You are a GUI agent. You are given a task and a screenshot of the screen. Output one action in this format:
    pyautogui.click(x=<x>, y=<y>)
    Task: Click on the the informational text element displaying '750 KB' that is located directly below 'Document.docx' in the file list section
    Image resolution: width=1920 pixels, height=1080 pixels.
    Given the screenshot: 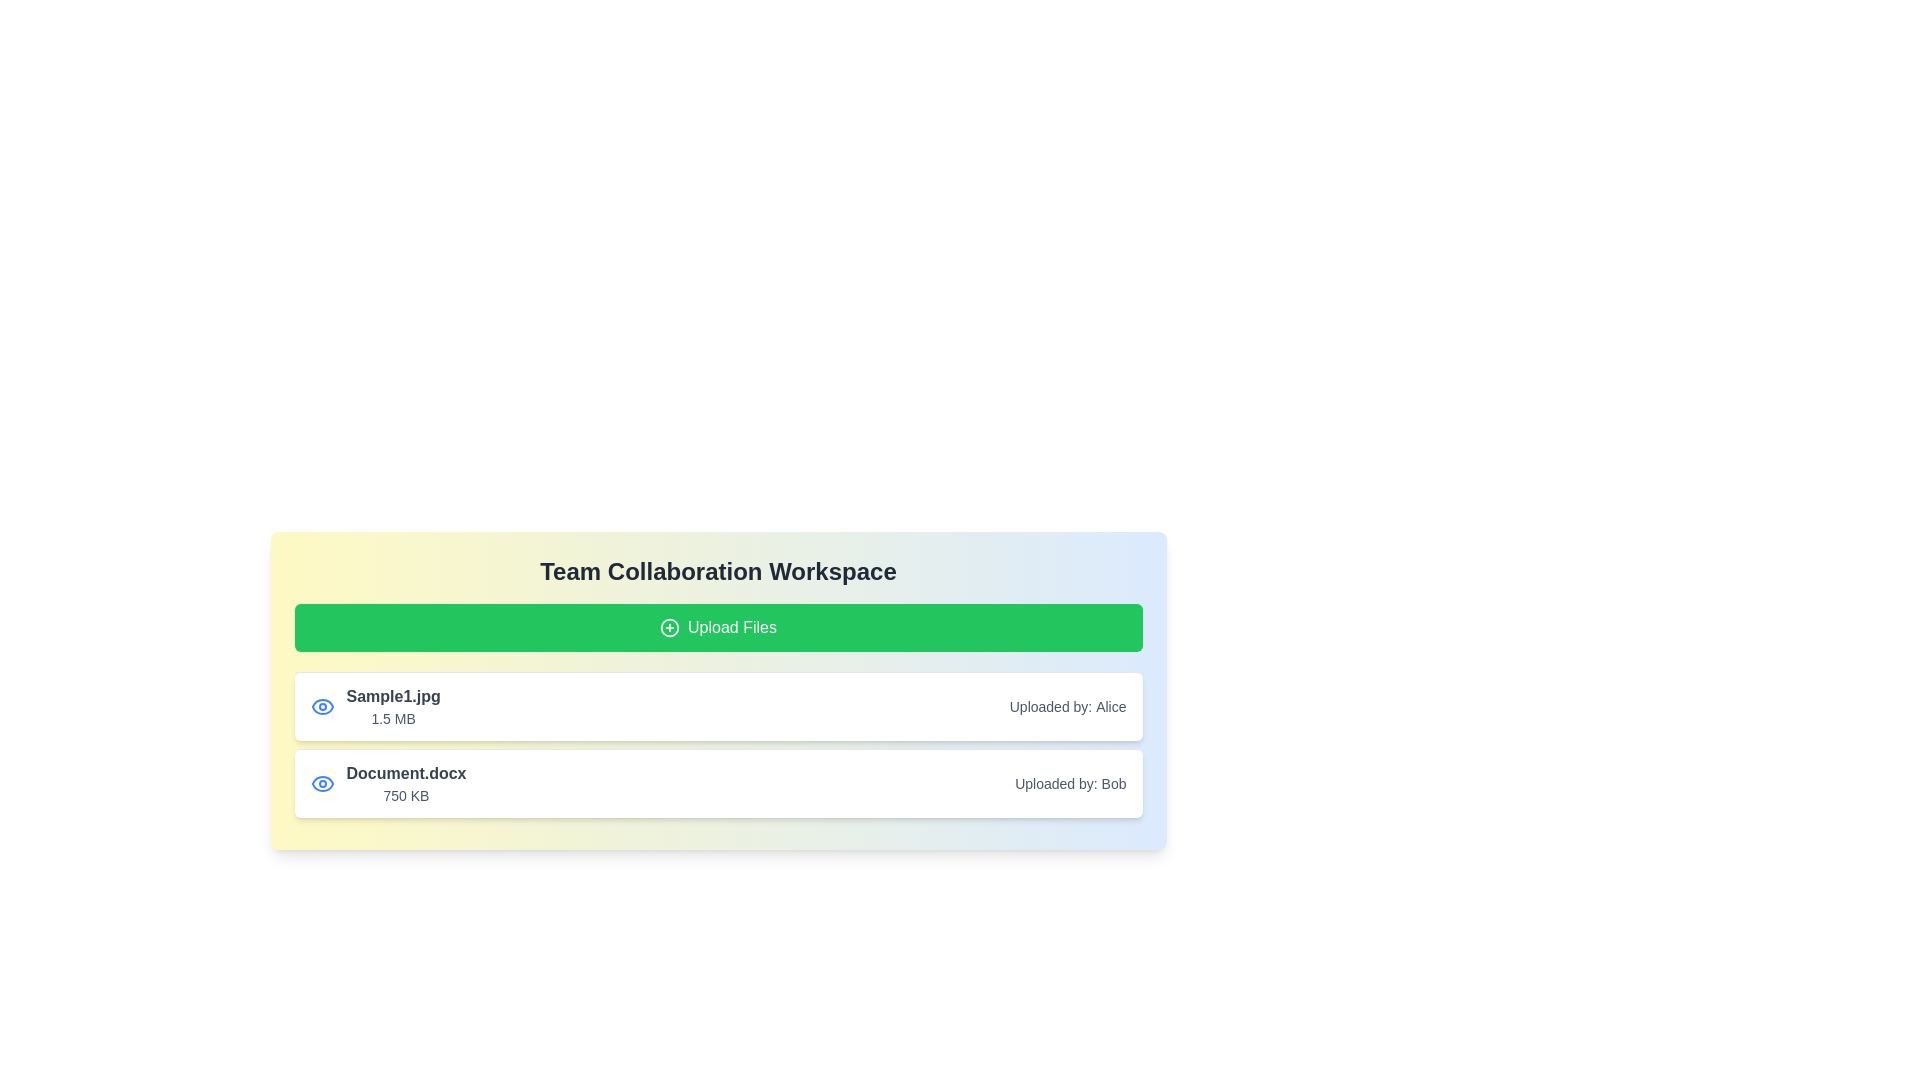 What is the action you would take?
    pyautogui.click(x=405, y=794)
    